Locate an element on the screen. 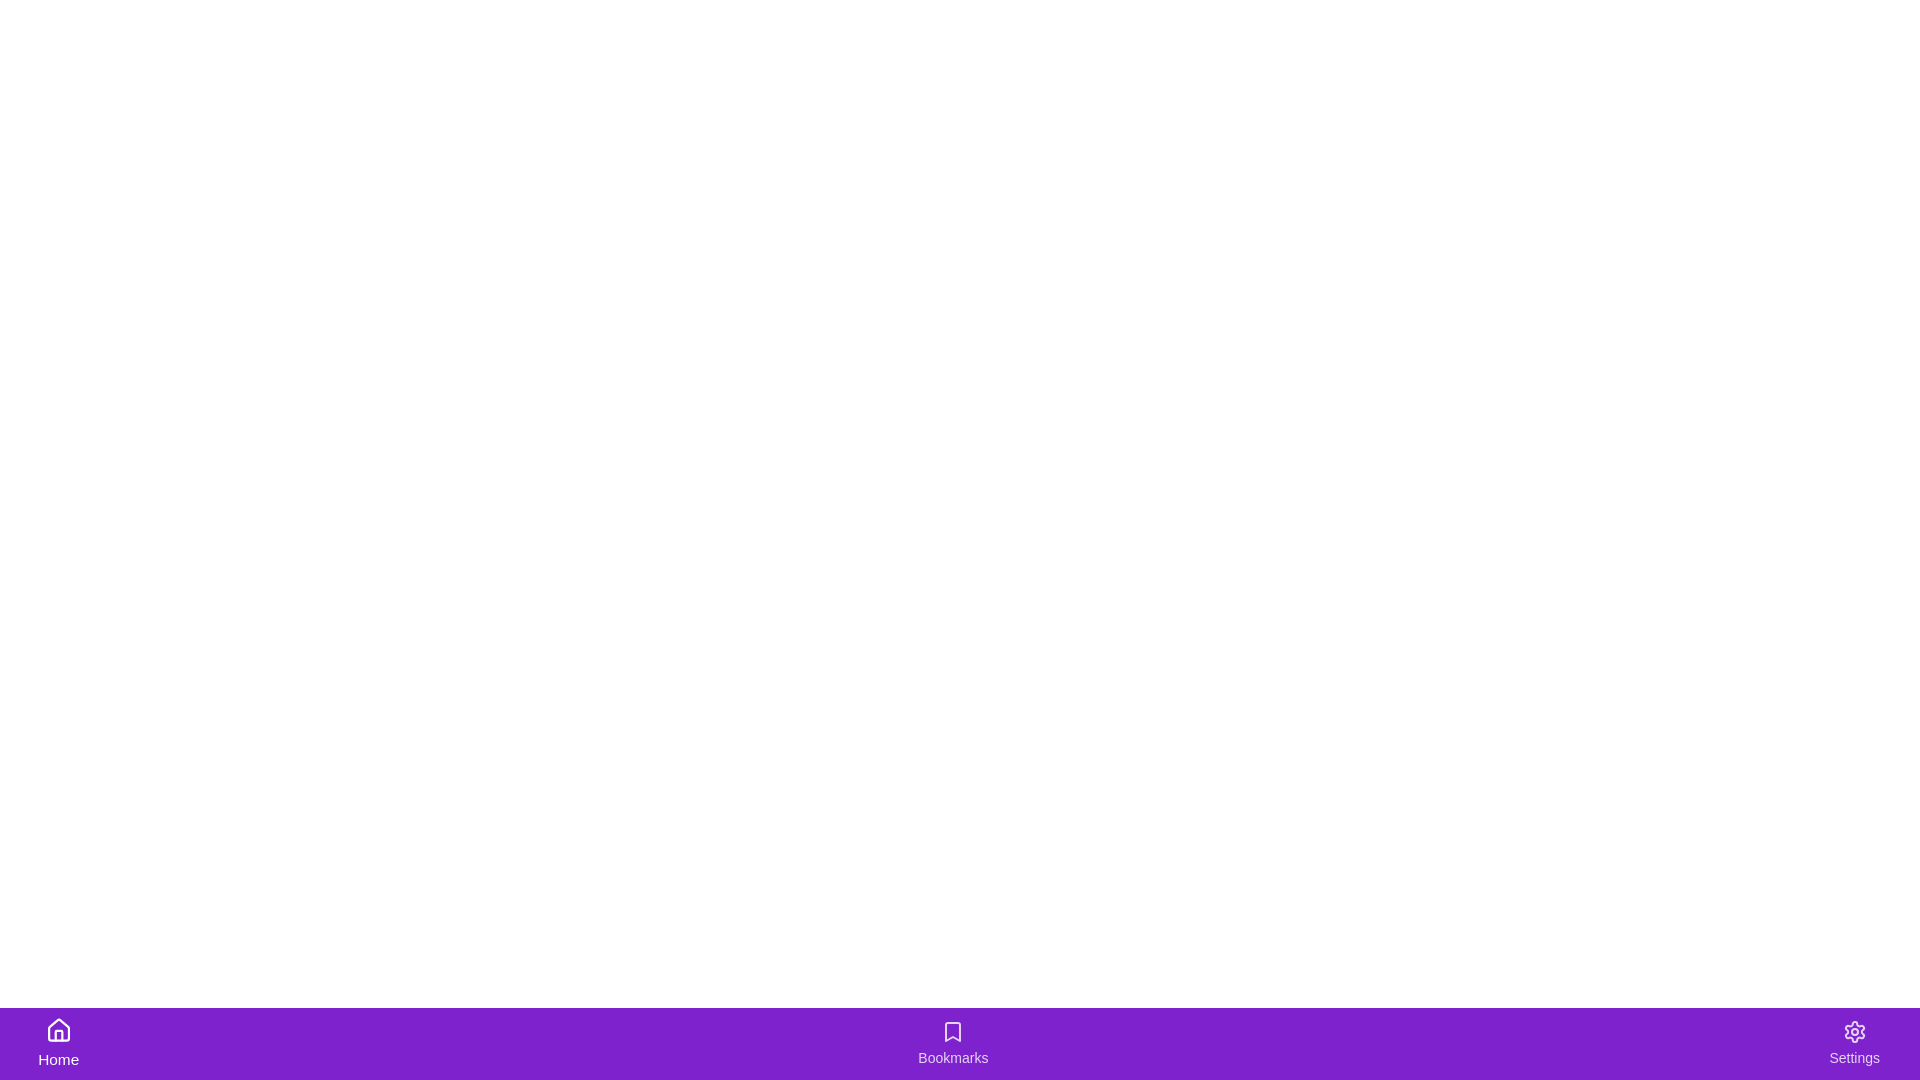  the Home tab by clicking on its icon or label is located at coordinates (57, 1043).